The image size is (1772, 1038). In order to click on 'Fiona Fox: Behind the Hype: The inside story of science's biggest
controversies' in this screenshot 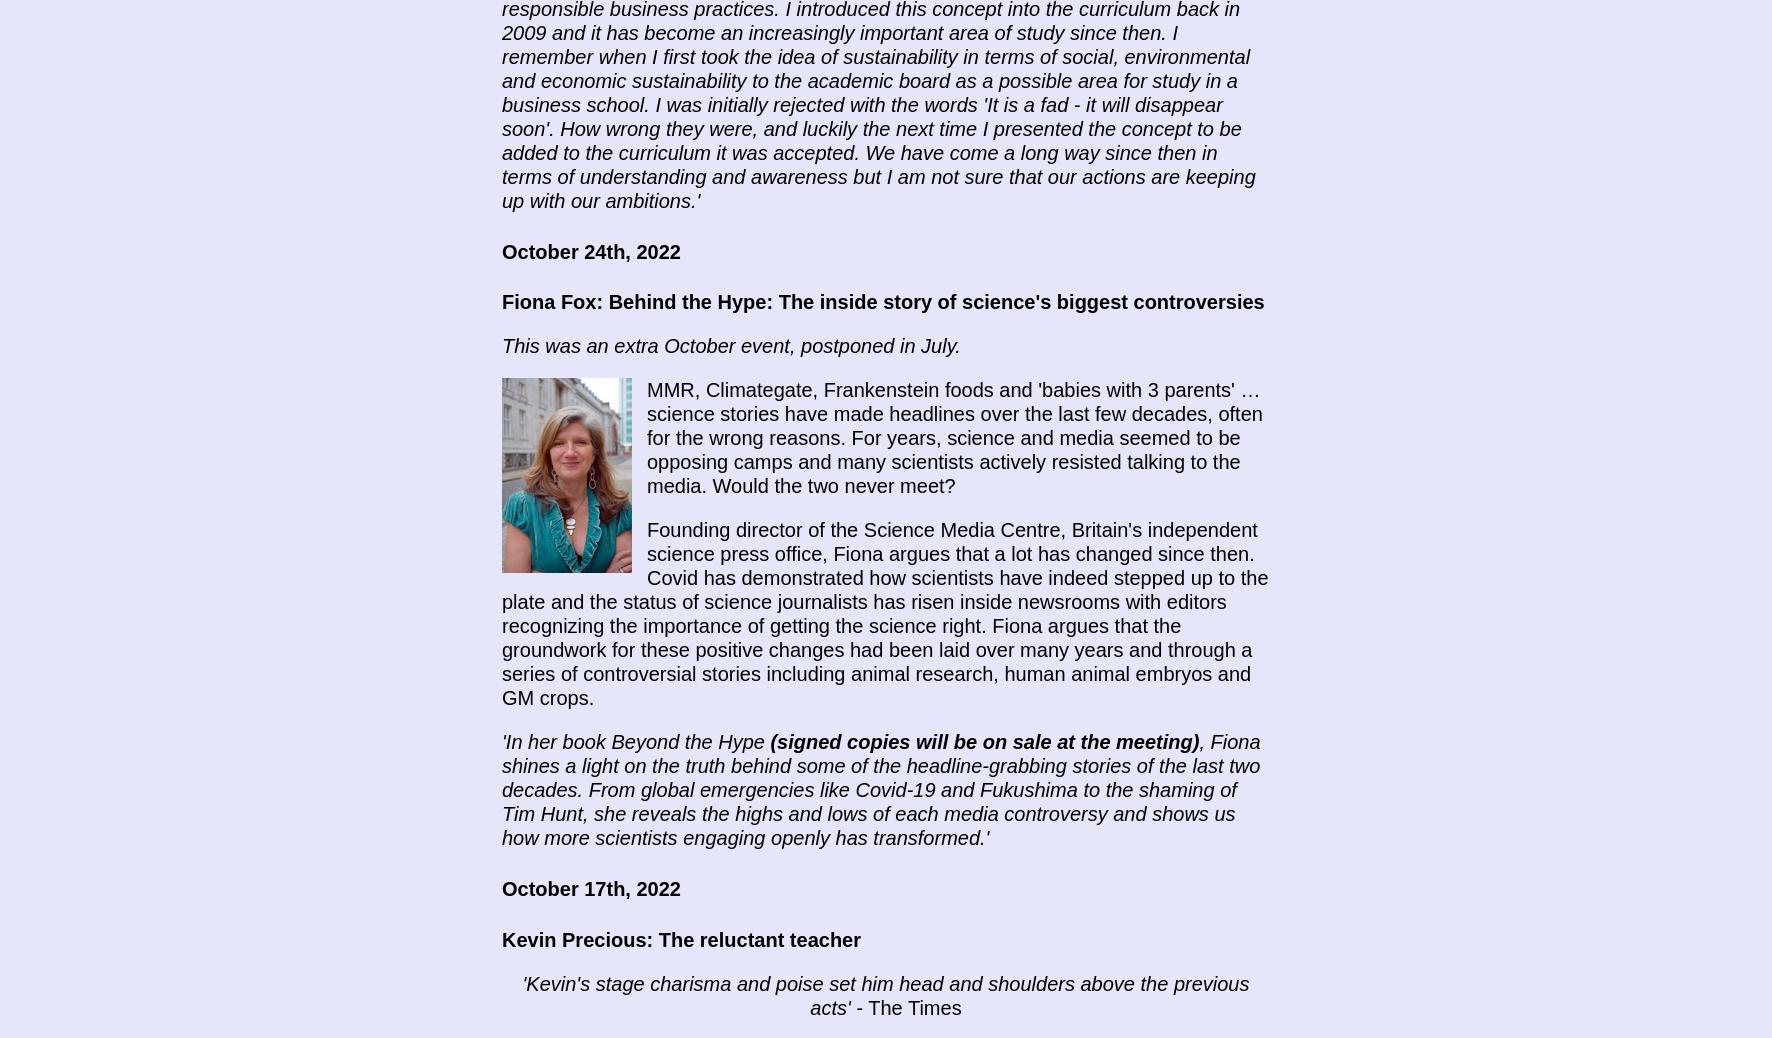, I will do `click(882, 301)`.